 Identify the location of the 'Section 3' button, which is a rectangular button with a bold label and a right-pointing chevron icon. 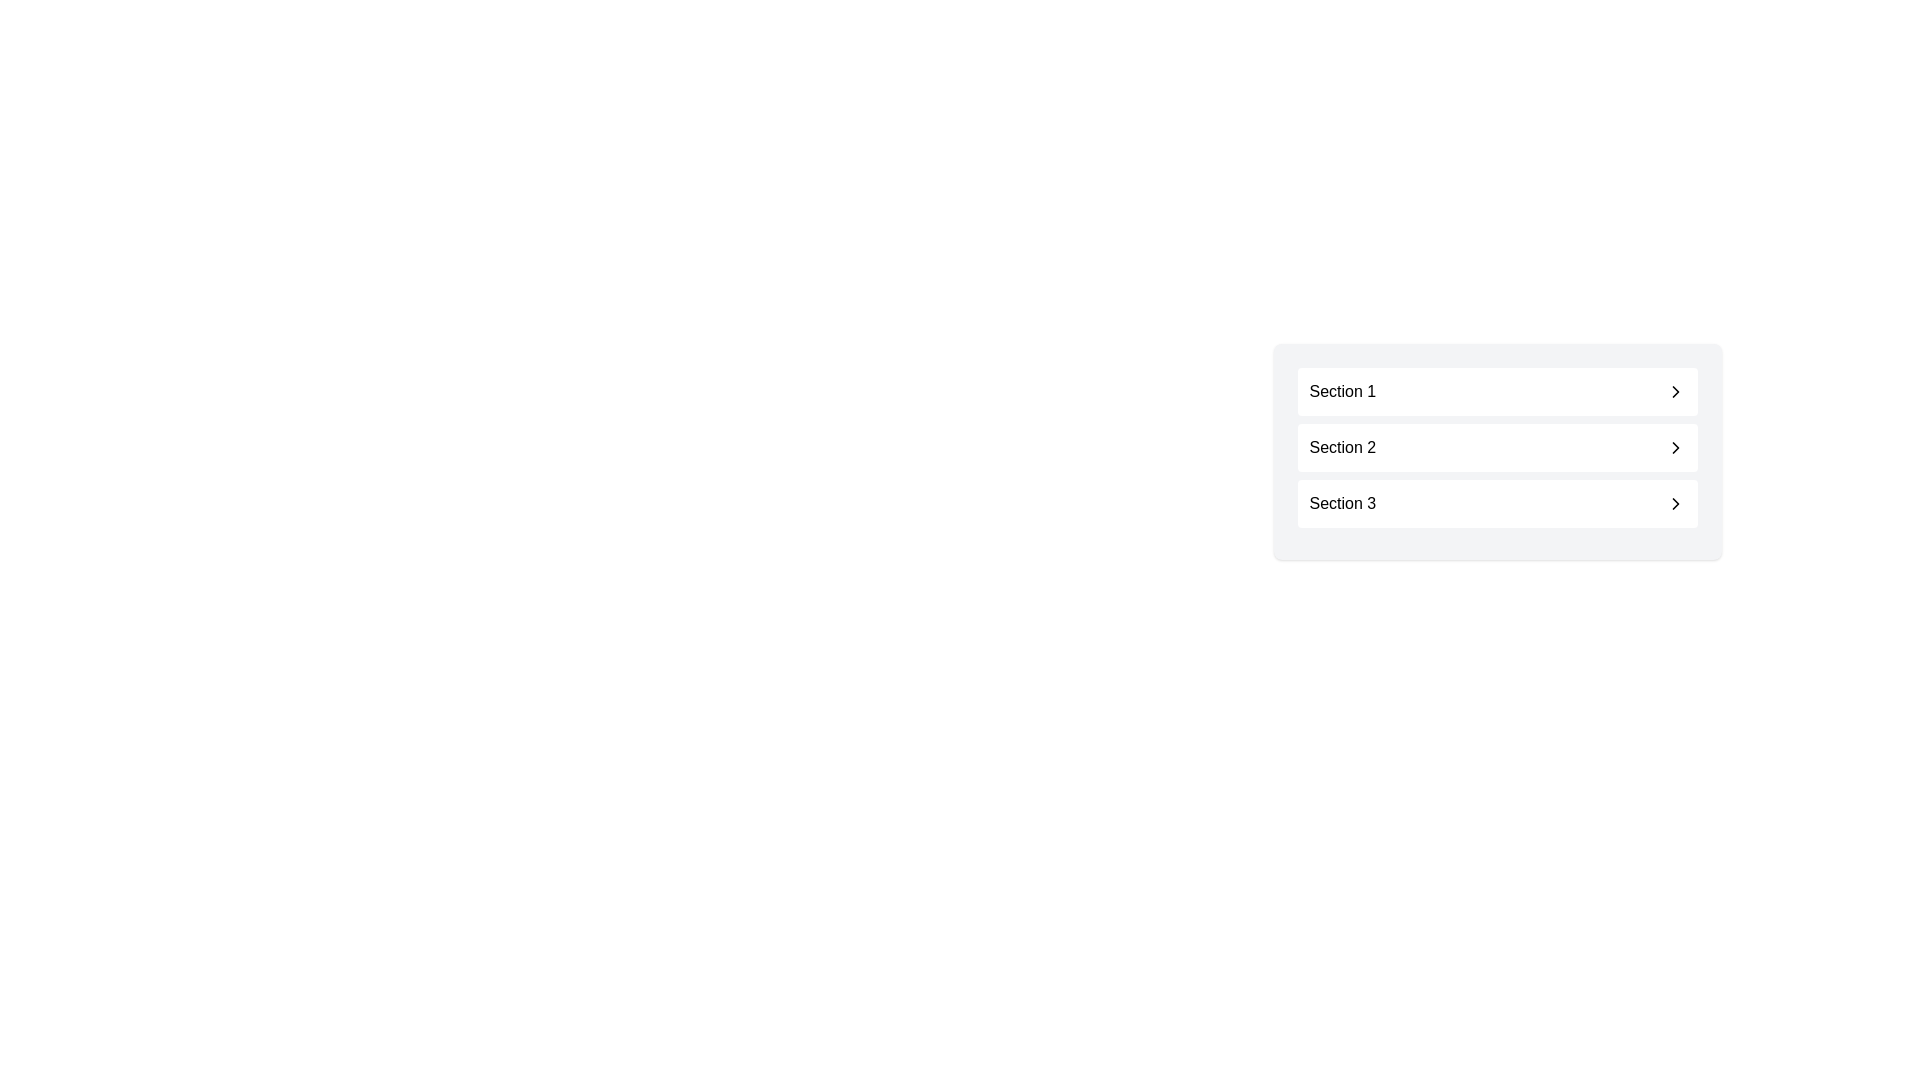
(1497, 503).